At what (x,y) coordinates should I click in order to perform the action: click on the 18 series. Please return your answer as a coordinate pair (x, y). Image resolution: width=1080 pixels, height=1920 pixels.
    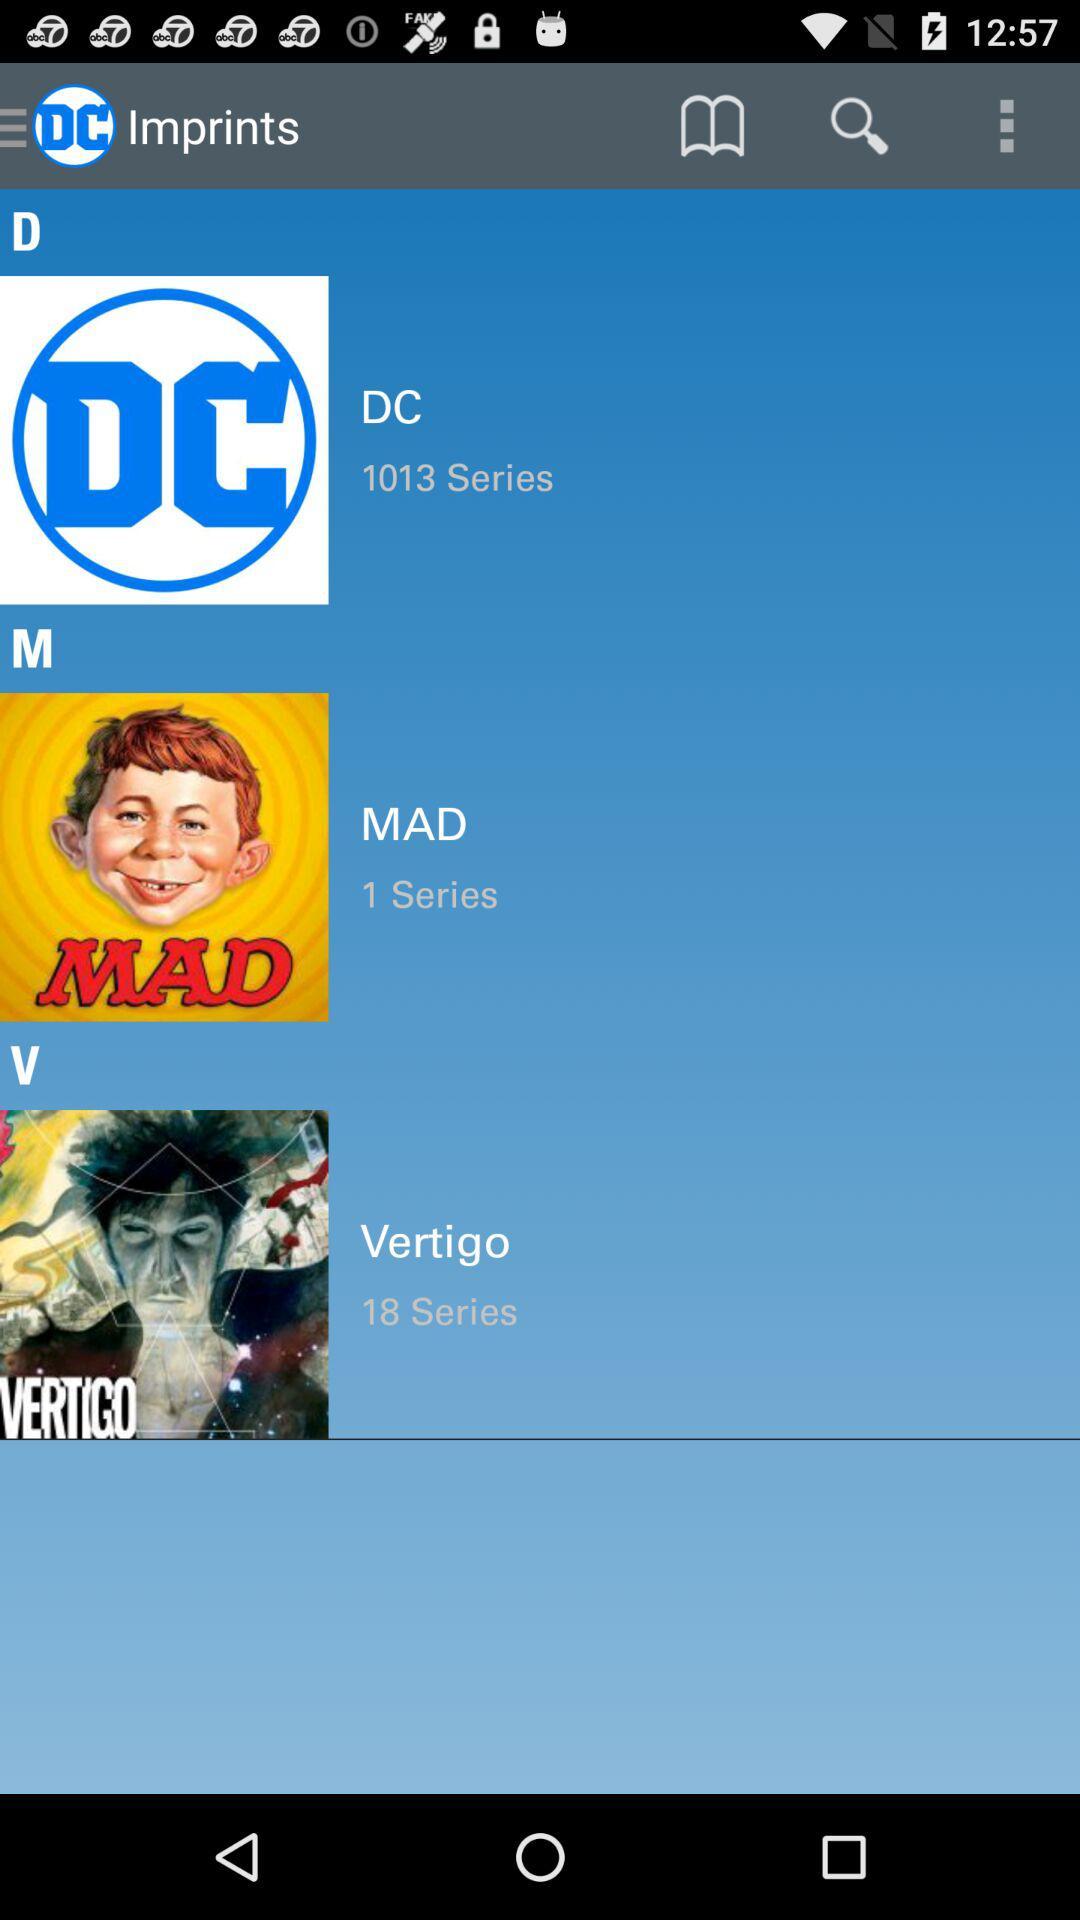
    Looking at the image, I should click on (703, 1311).